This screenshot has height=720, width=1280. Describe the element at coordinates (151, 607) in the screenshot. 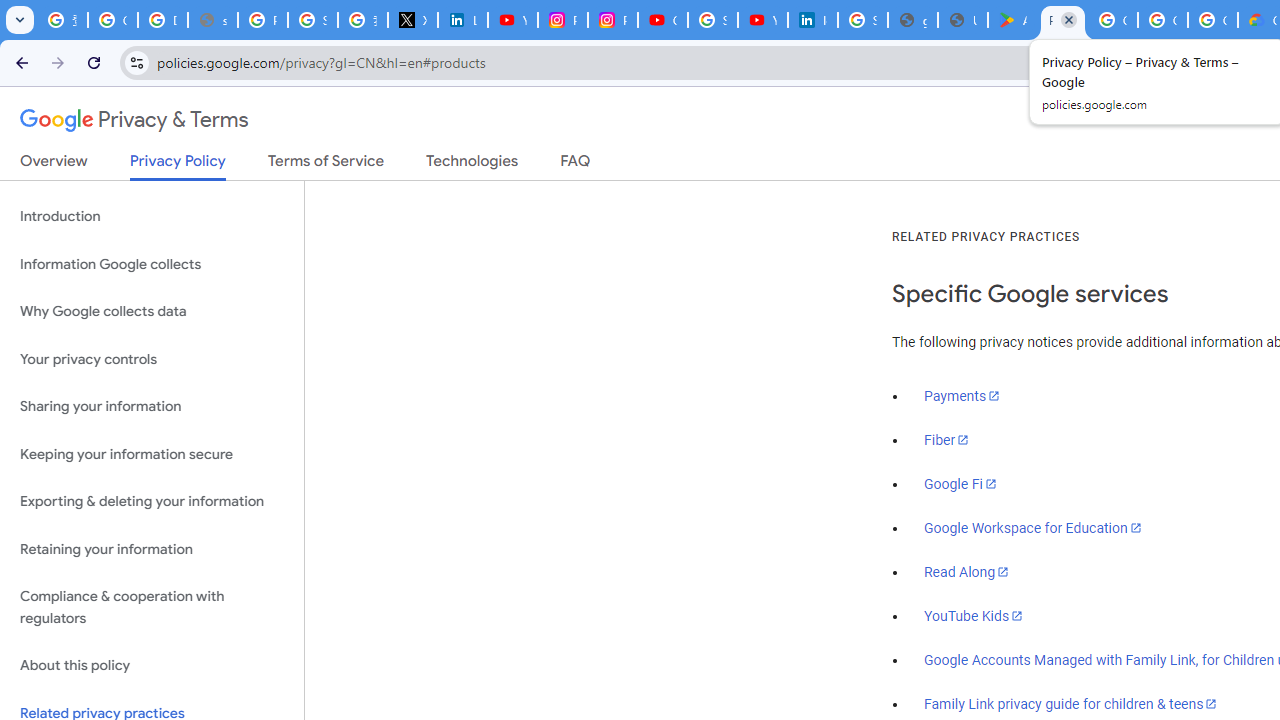

I see `'Compliance & cooperation with regulators'` at that location.